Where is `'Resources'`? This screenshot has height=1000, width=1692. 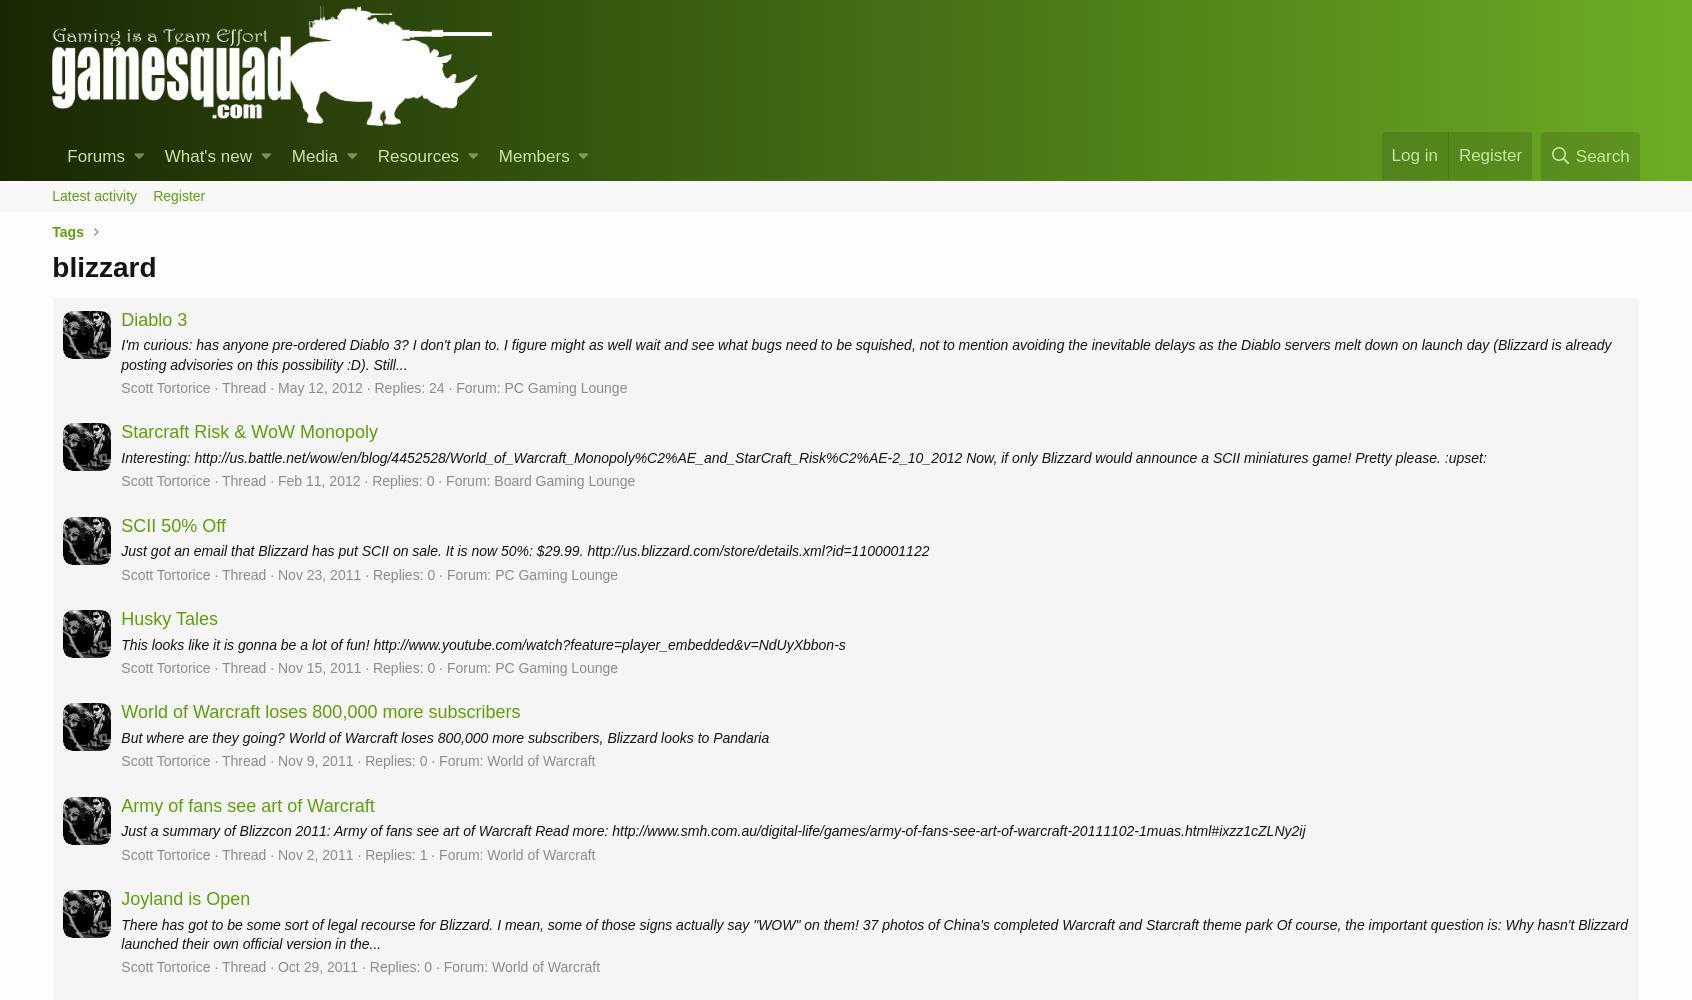
'Resources' is located at coordinates (417, 155).